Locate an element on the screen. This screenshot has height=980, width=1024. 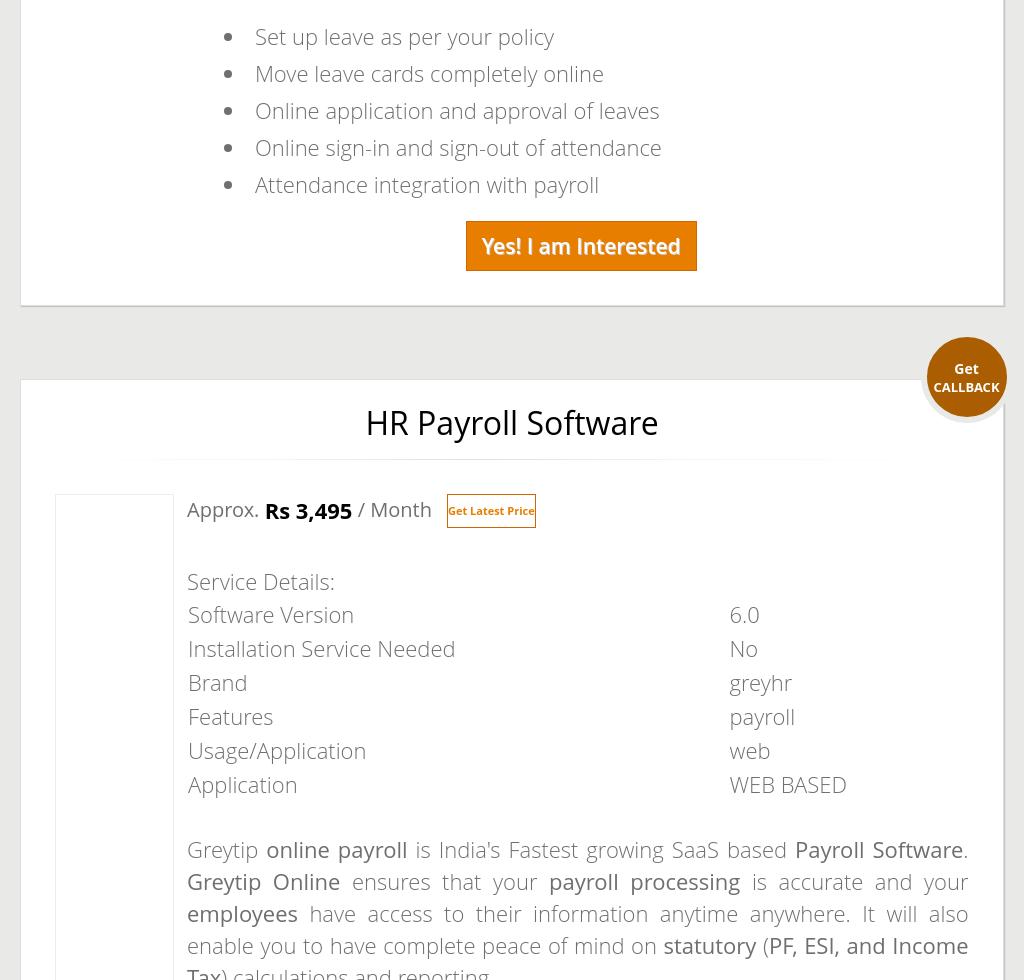
'(' is located at coordinates (760, 945).